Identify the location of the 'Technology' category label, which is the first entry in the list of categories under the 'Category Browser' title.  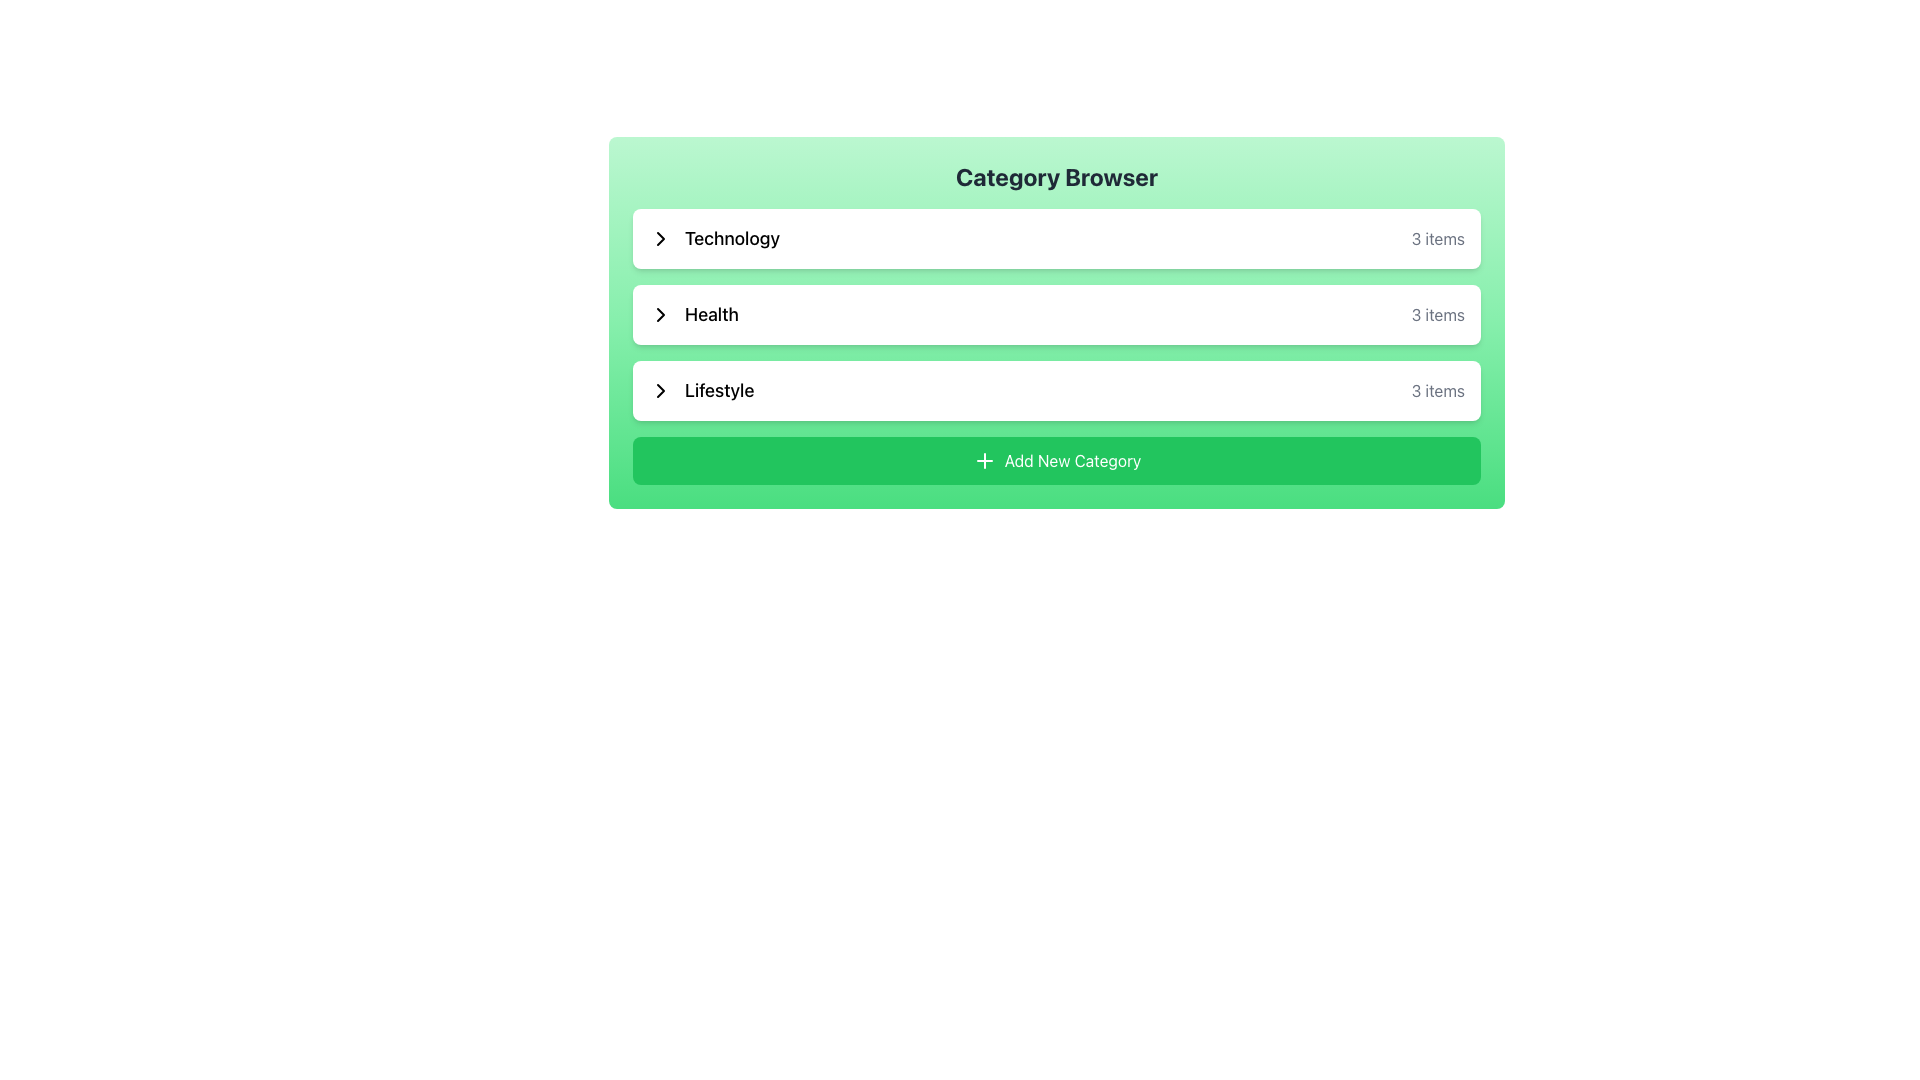
(714, 238).